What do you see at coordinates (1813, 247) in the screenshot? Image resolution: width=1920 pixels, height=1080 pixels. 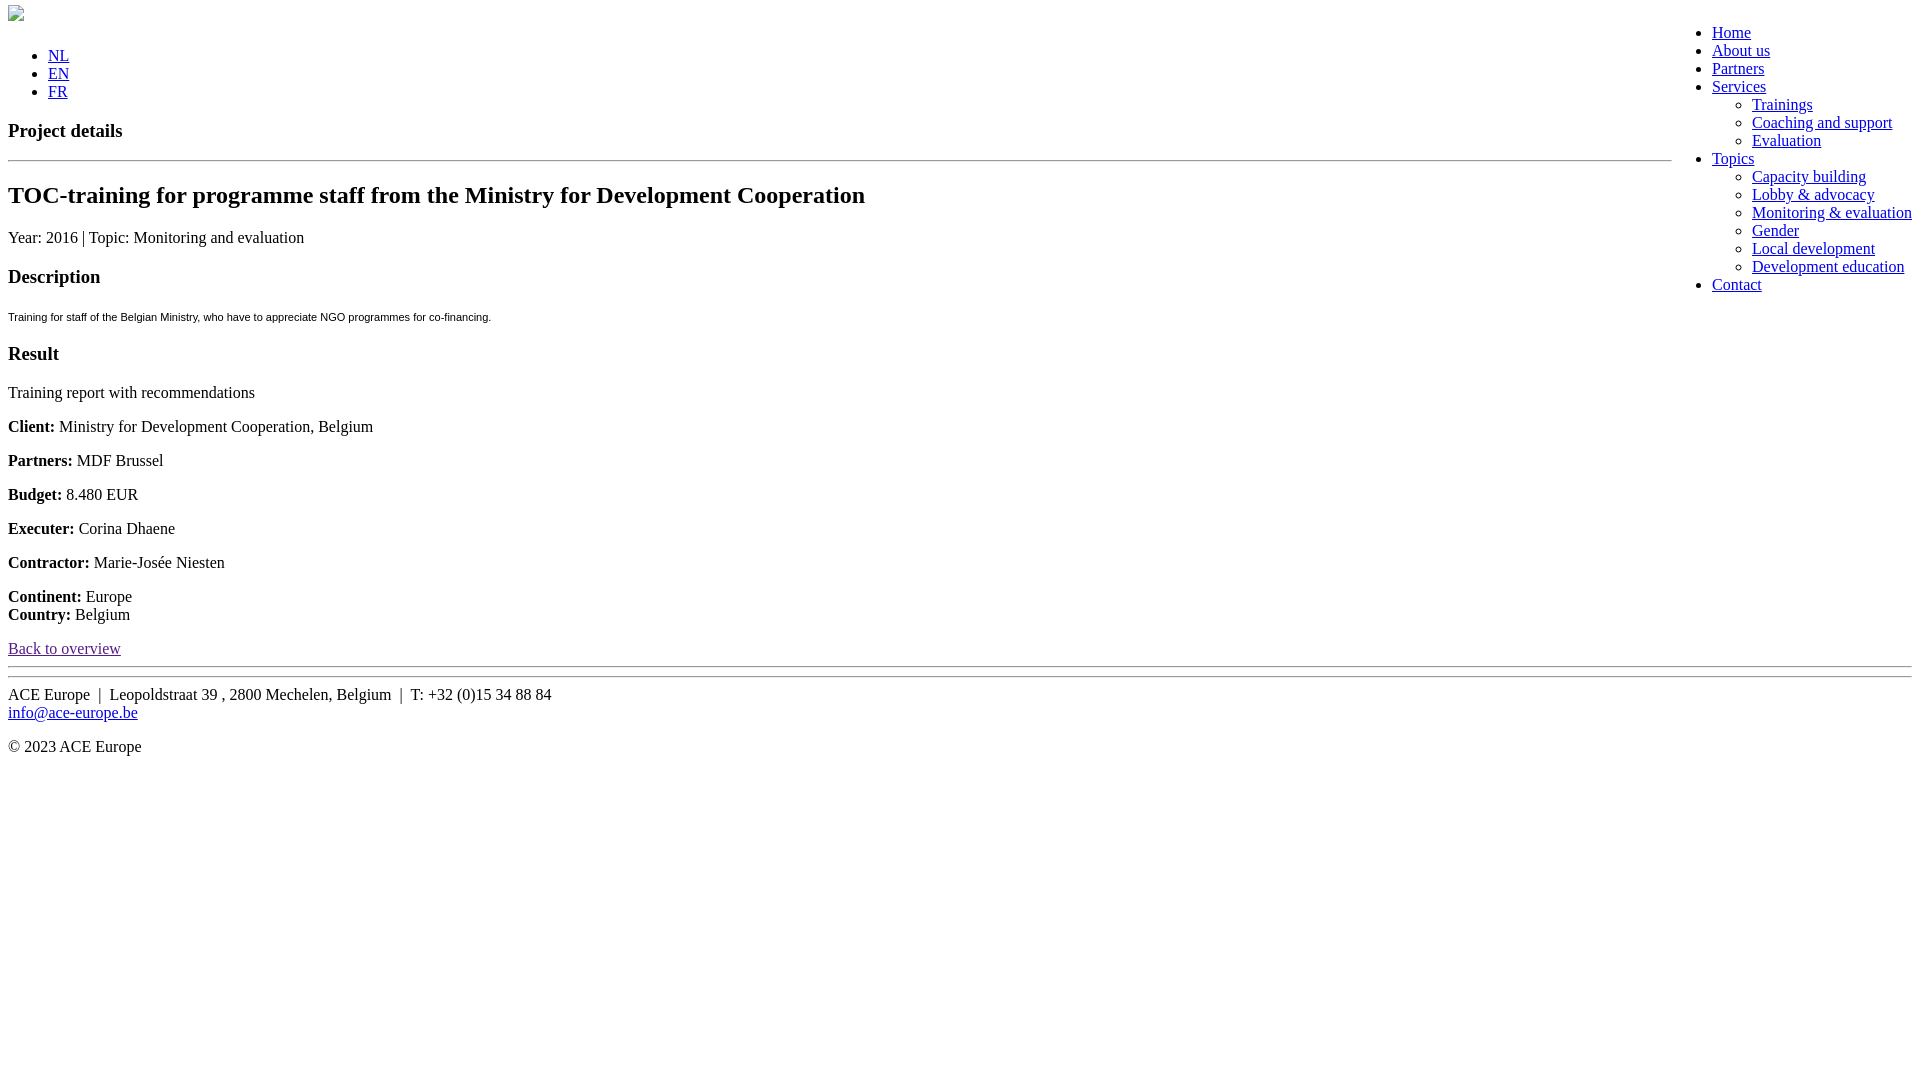 I see `'Local development'` at bounding box center [1813, 247].